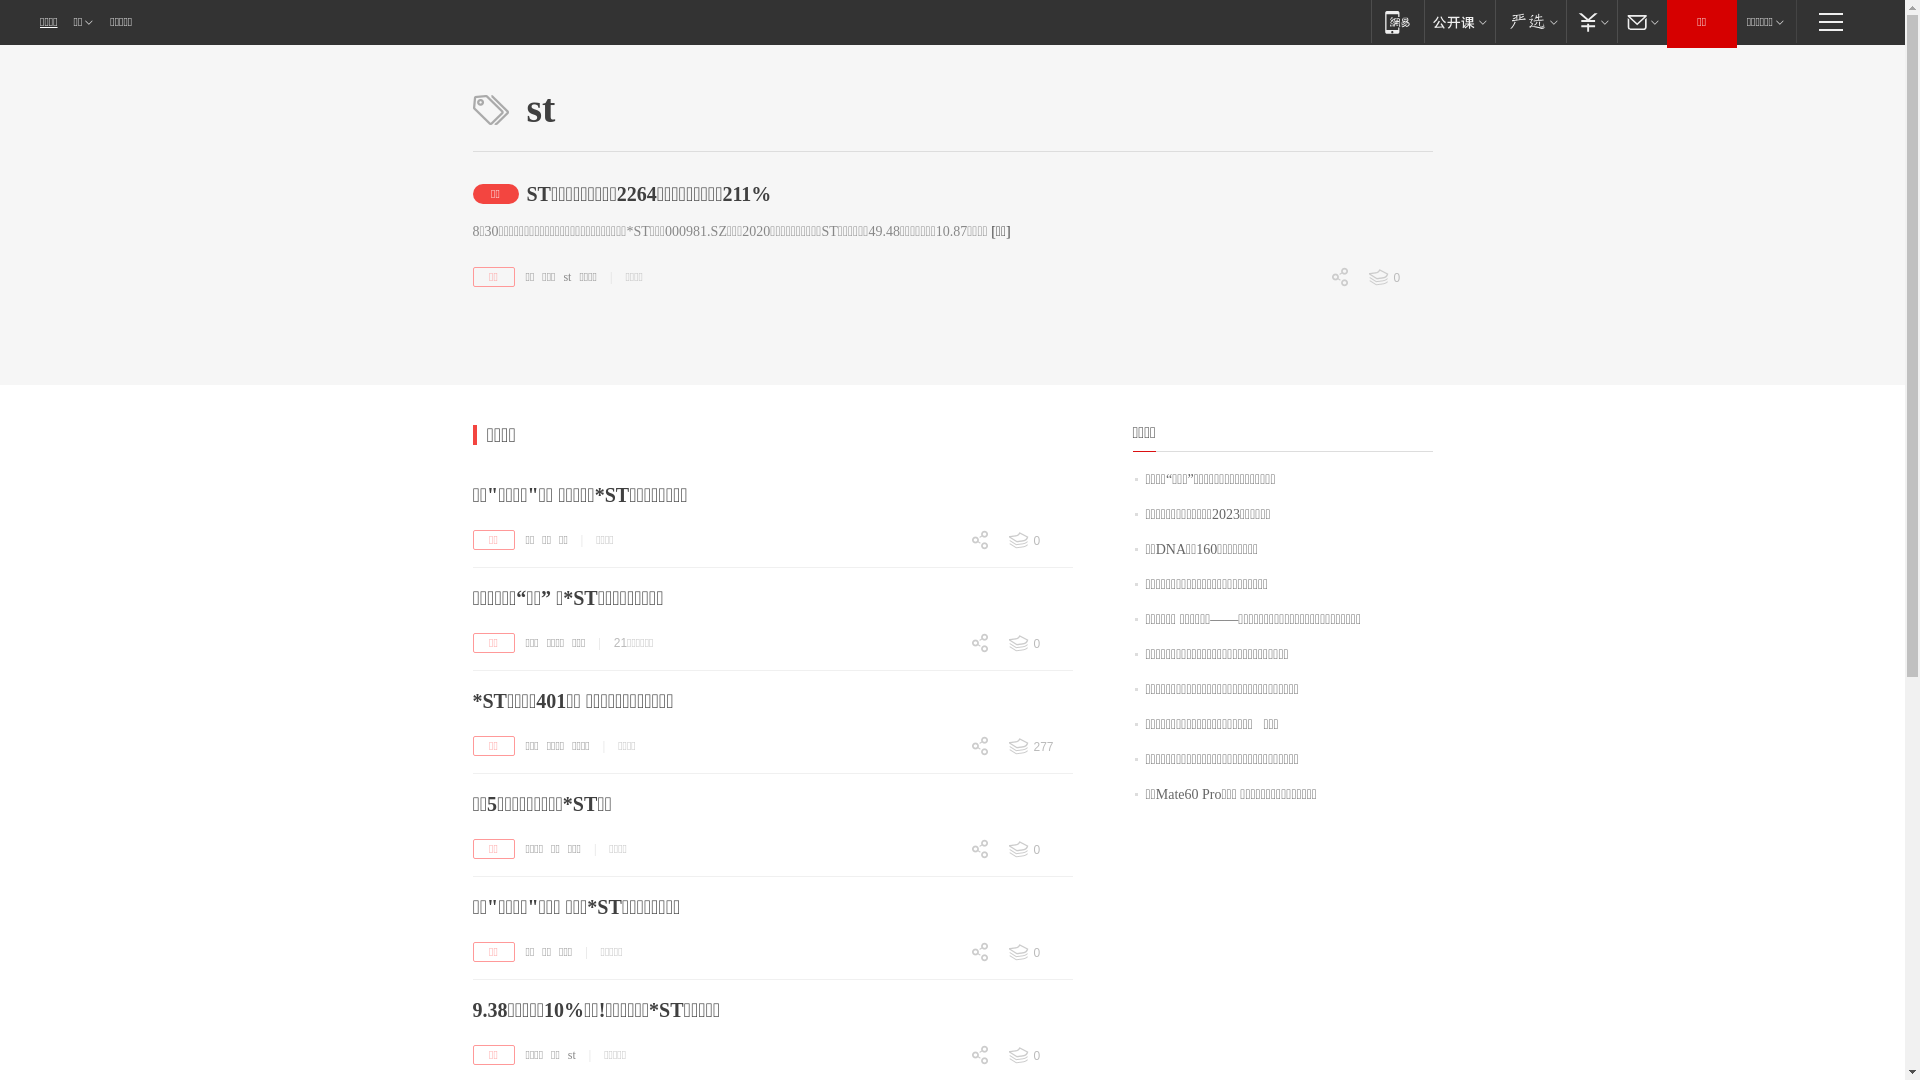 This screenshot has height=1080, width=1920. I want to click on '0', so click(939, 986).